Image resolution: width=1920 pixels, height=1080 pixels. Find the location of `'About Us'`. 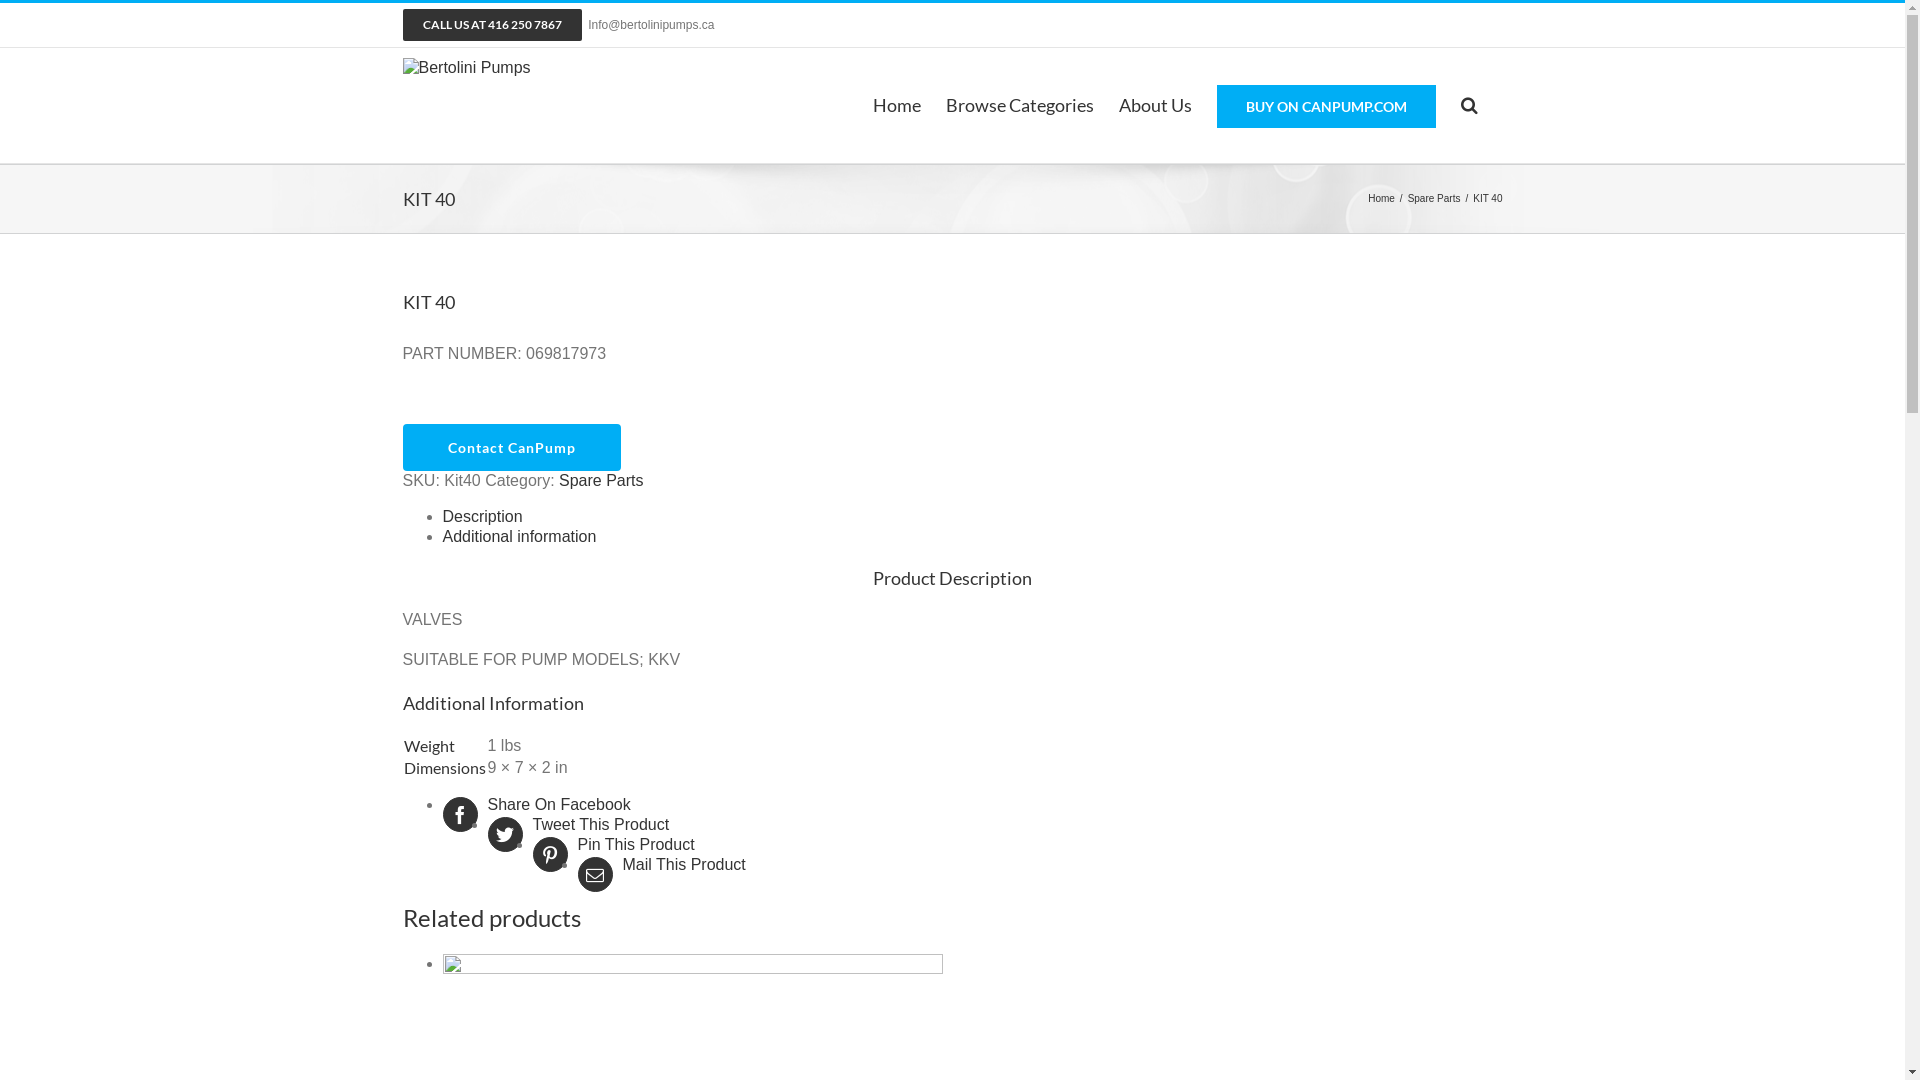

'About Us' is located at coordinates (1154, 105).